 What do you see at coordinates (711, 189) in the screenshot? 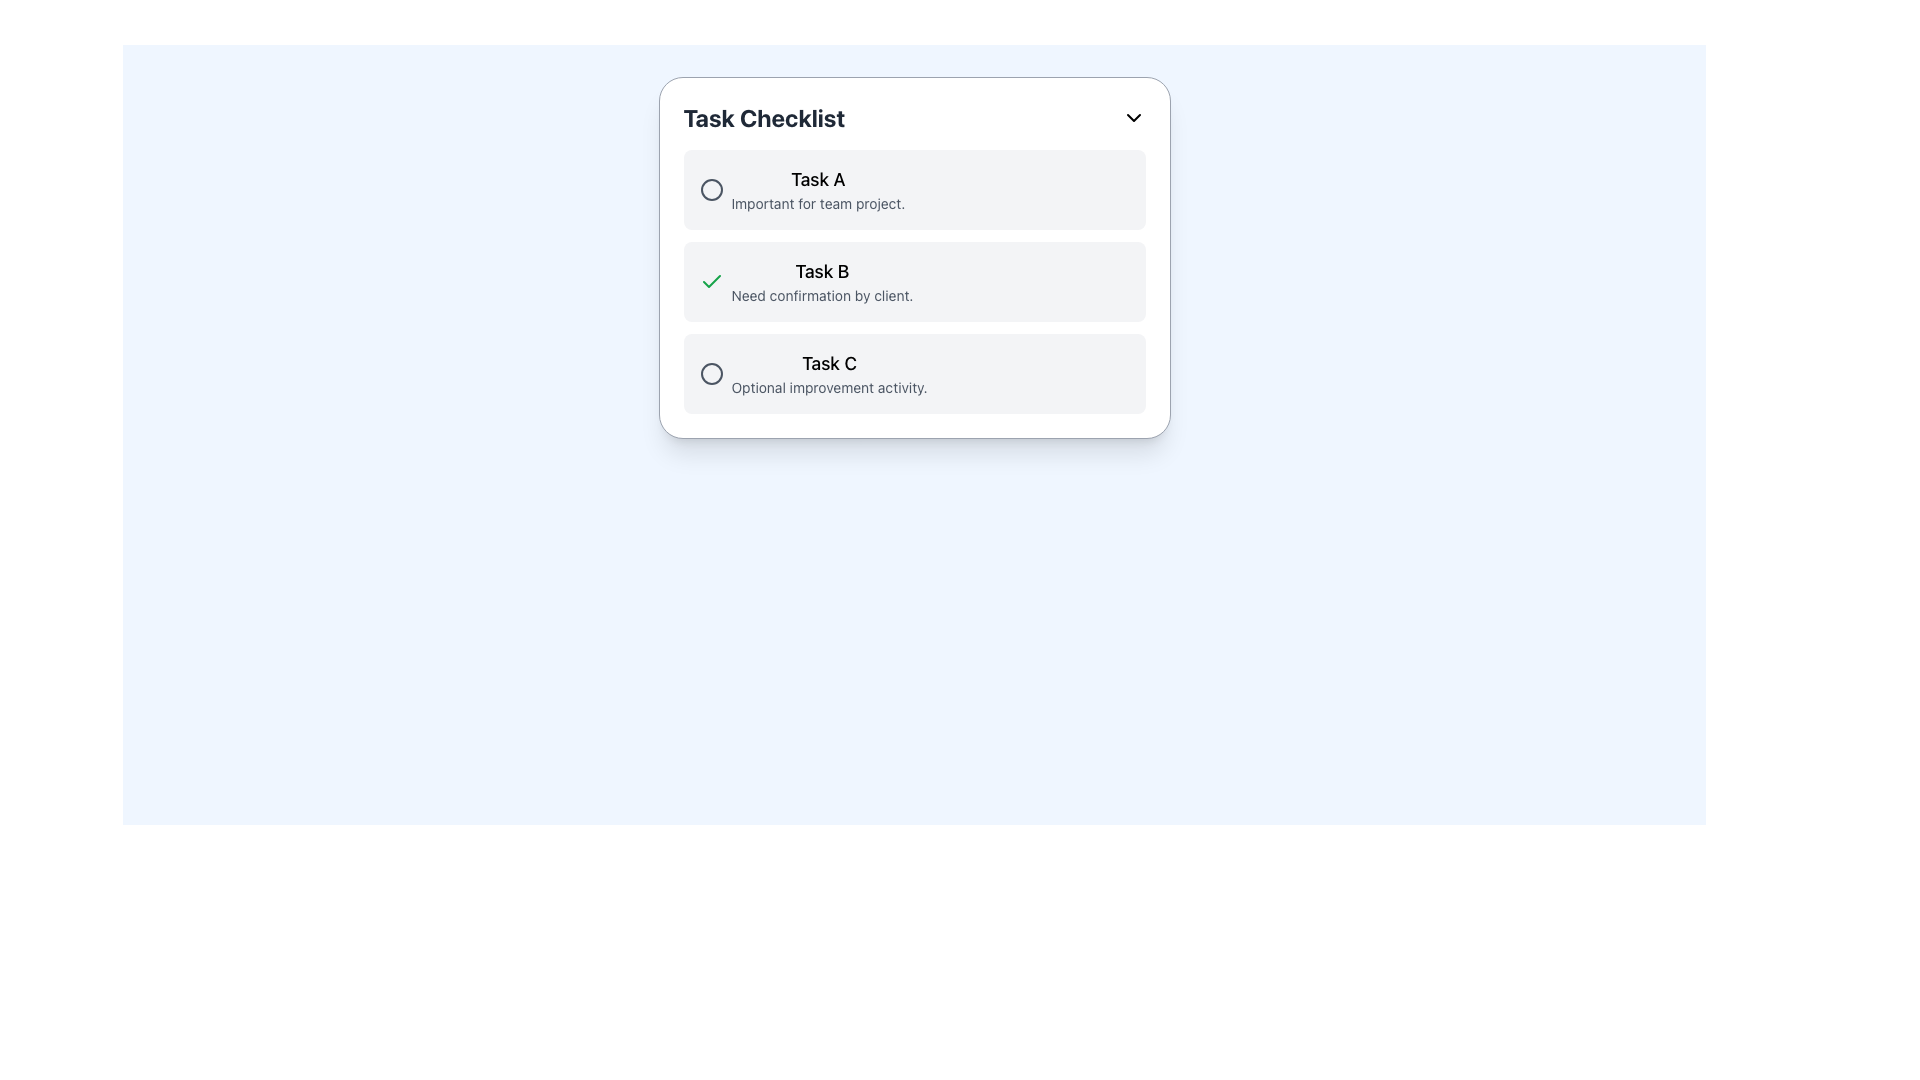
I see `the circular icon representing the incomplete status of 'Task A' in the checklist component` at bounding box center [711, 189].